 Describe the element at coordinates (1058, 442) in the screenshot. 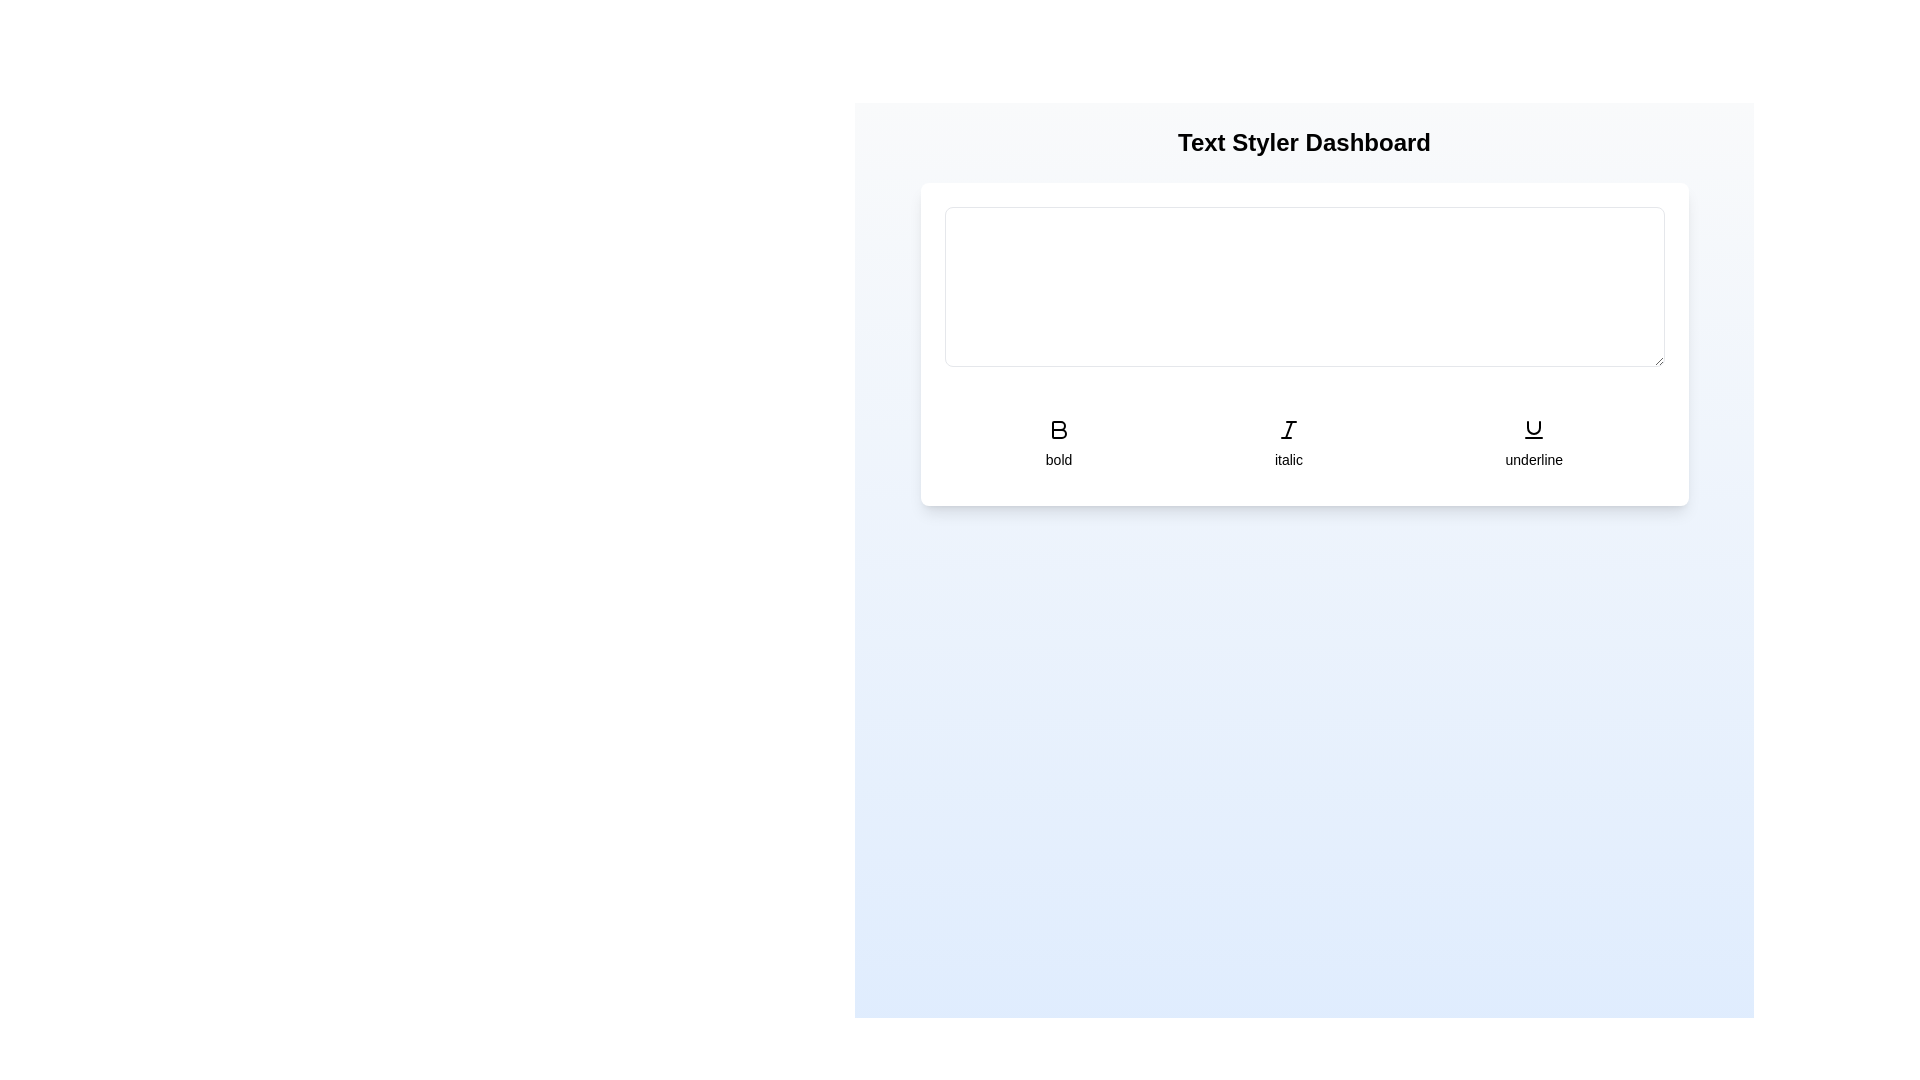

I see `the bold button to toggle the bold styling for the text` at that location.